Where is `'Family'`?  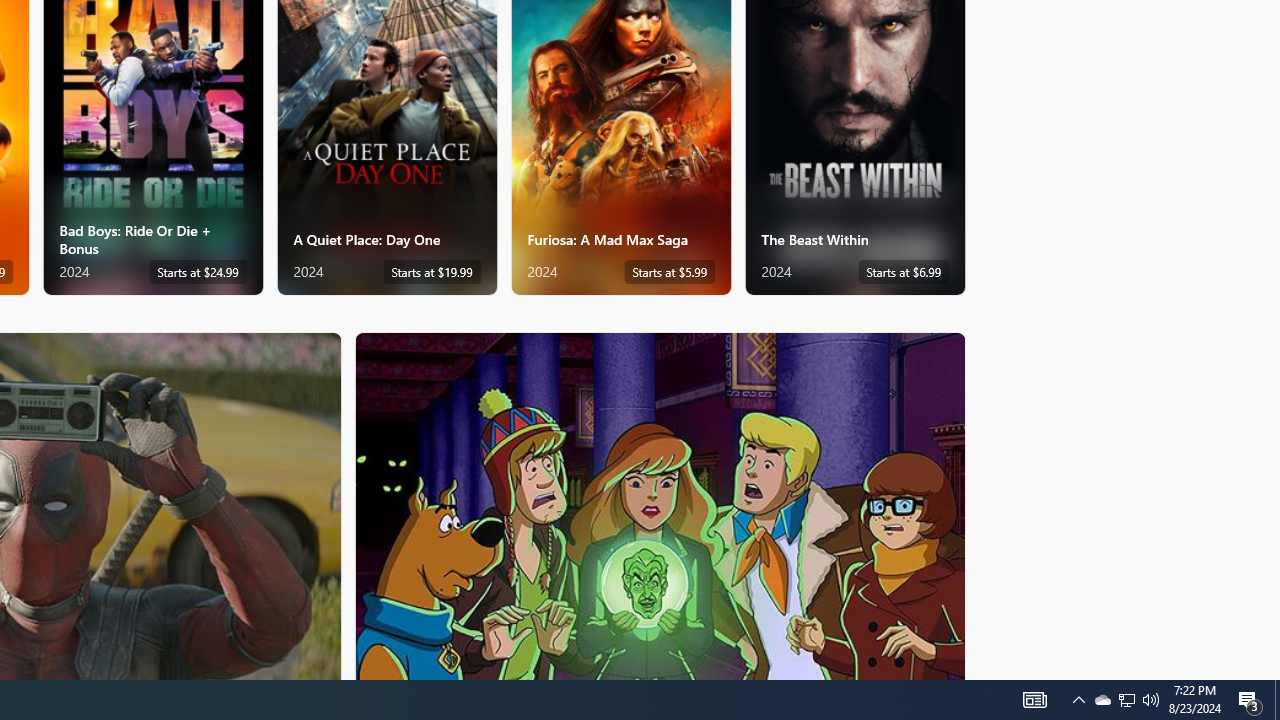
'Family' is located at coordinates (660, 504).